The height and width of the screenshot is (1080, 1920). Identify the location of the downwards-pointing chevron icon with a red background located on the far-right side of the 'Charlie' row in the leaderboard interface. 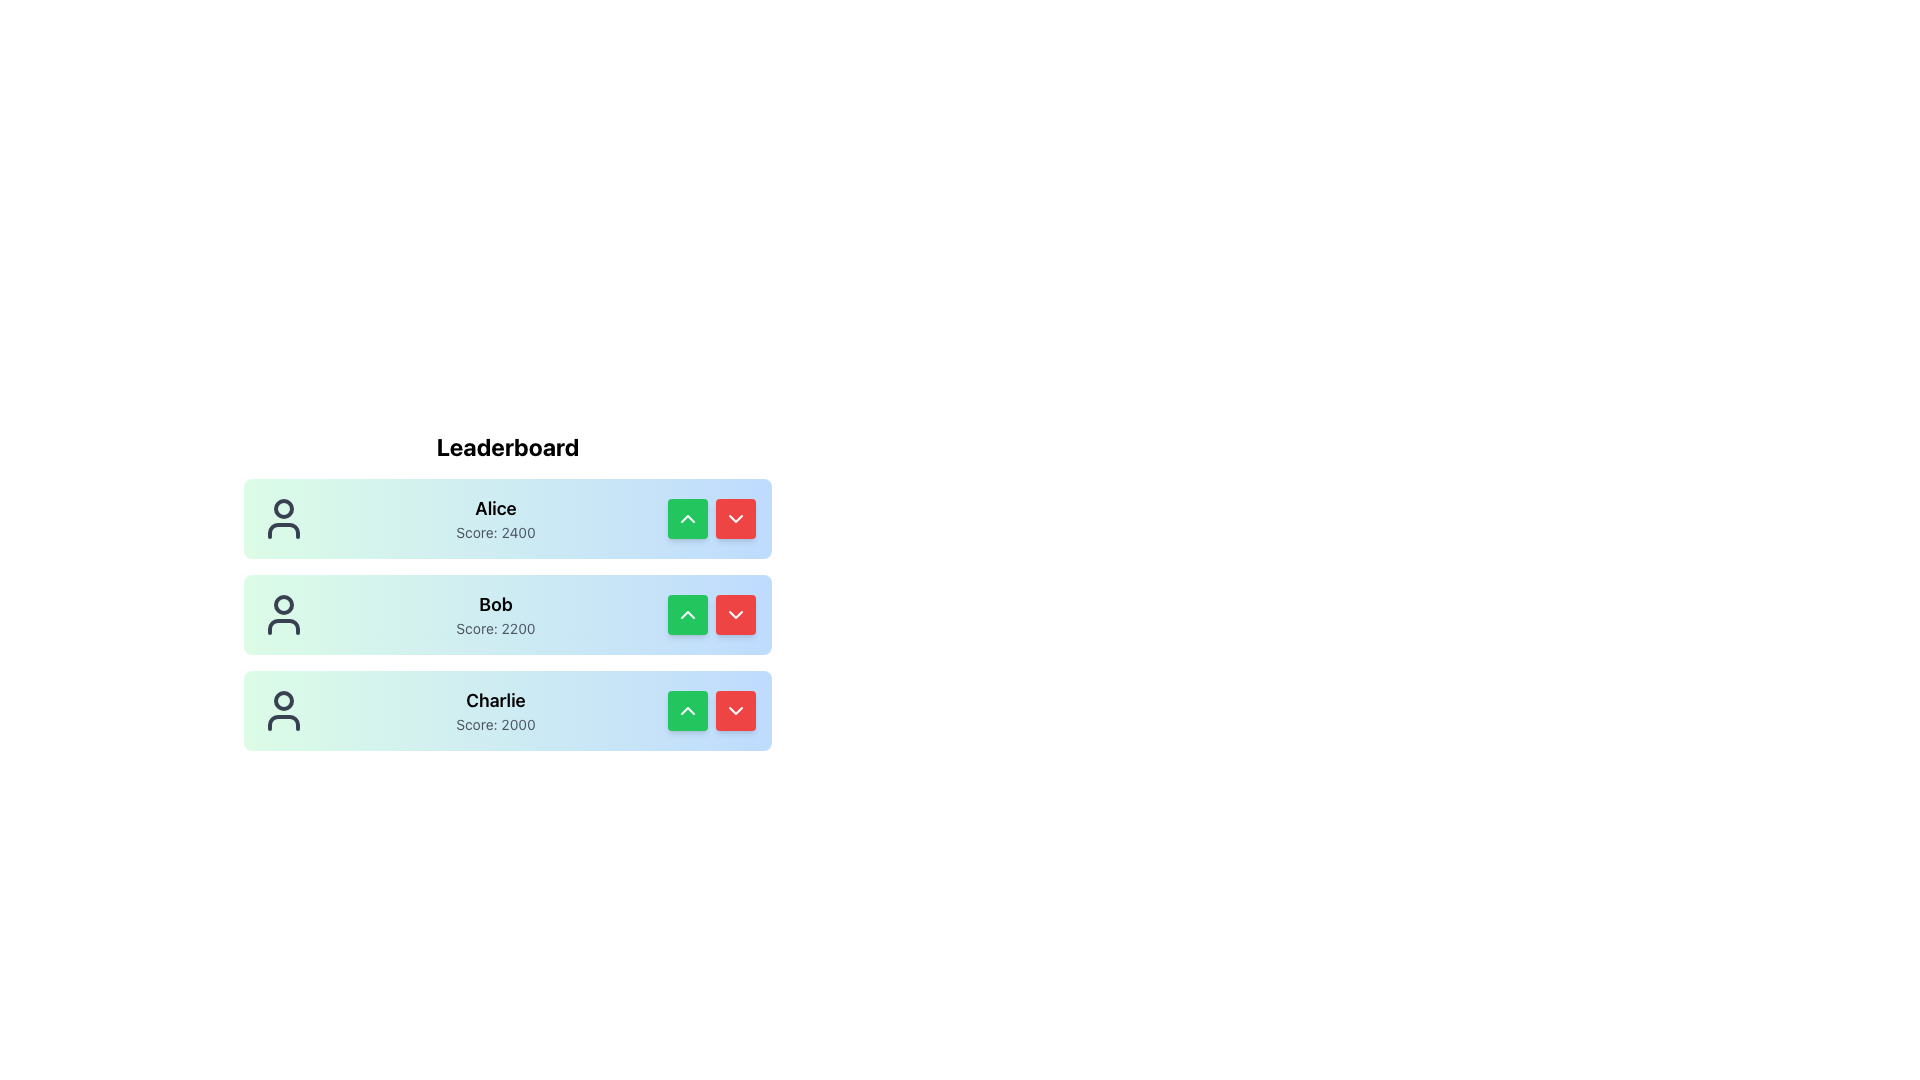
(734, 709).